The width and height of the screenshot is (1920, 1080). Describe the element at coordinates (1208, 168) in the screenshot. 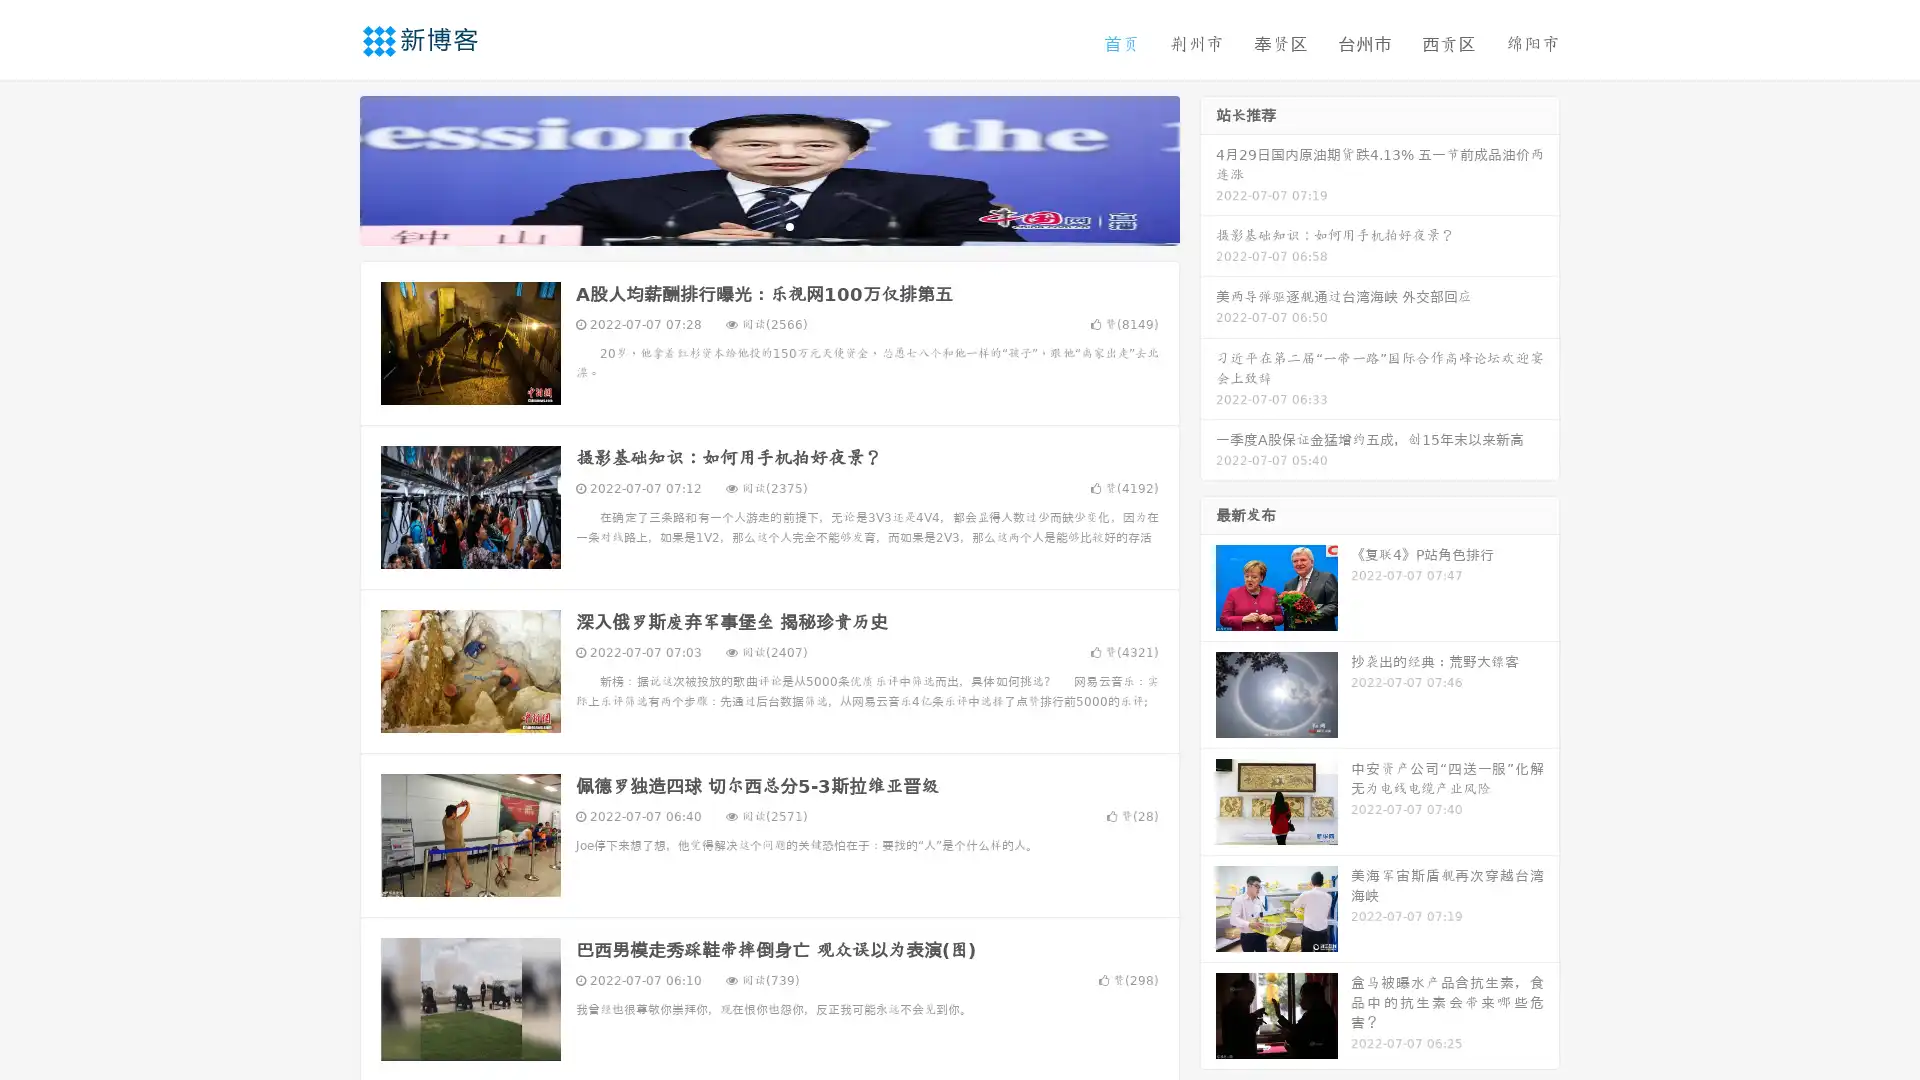

I see `Next slide` at that location.